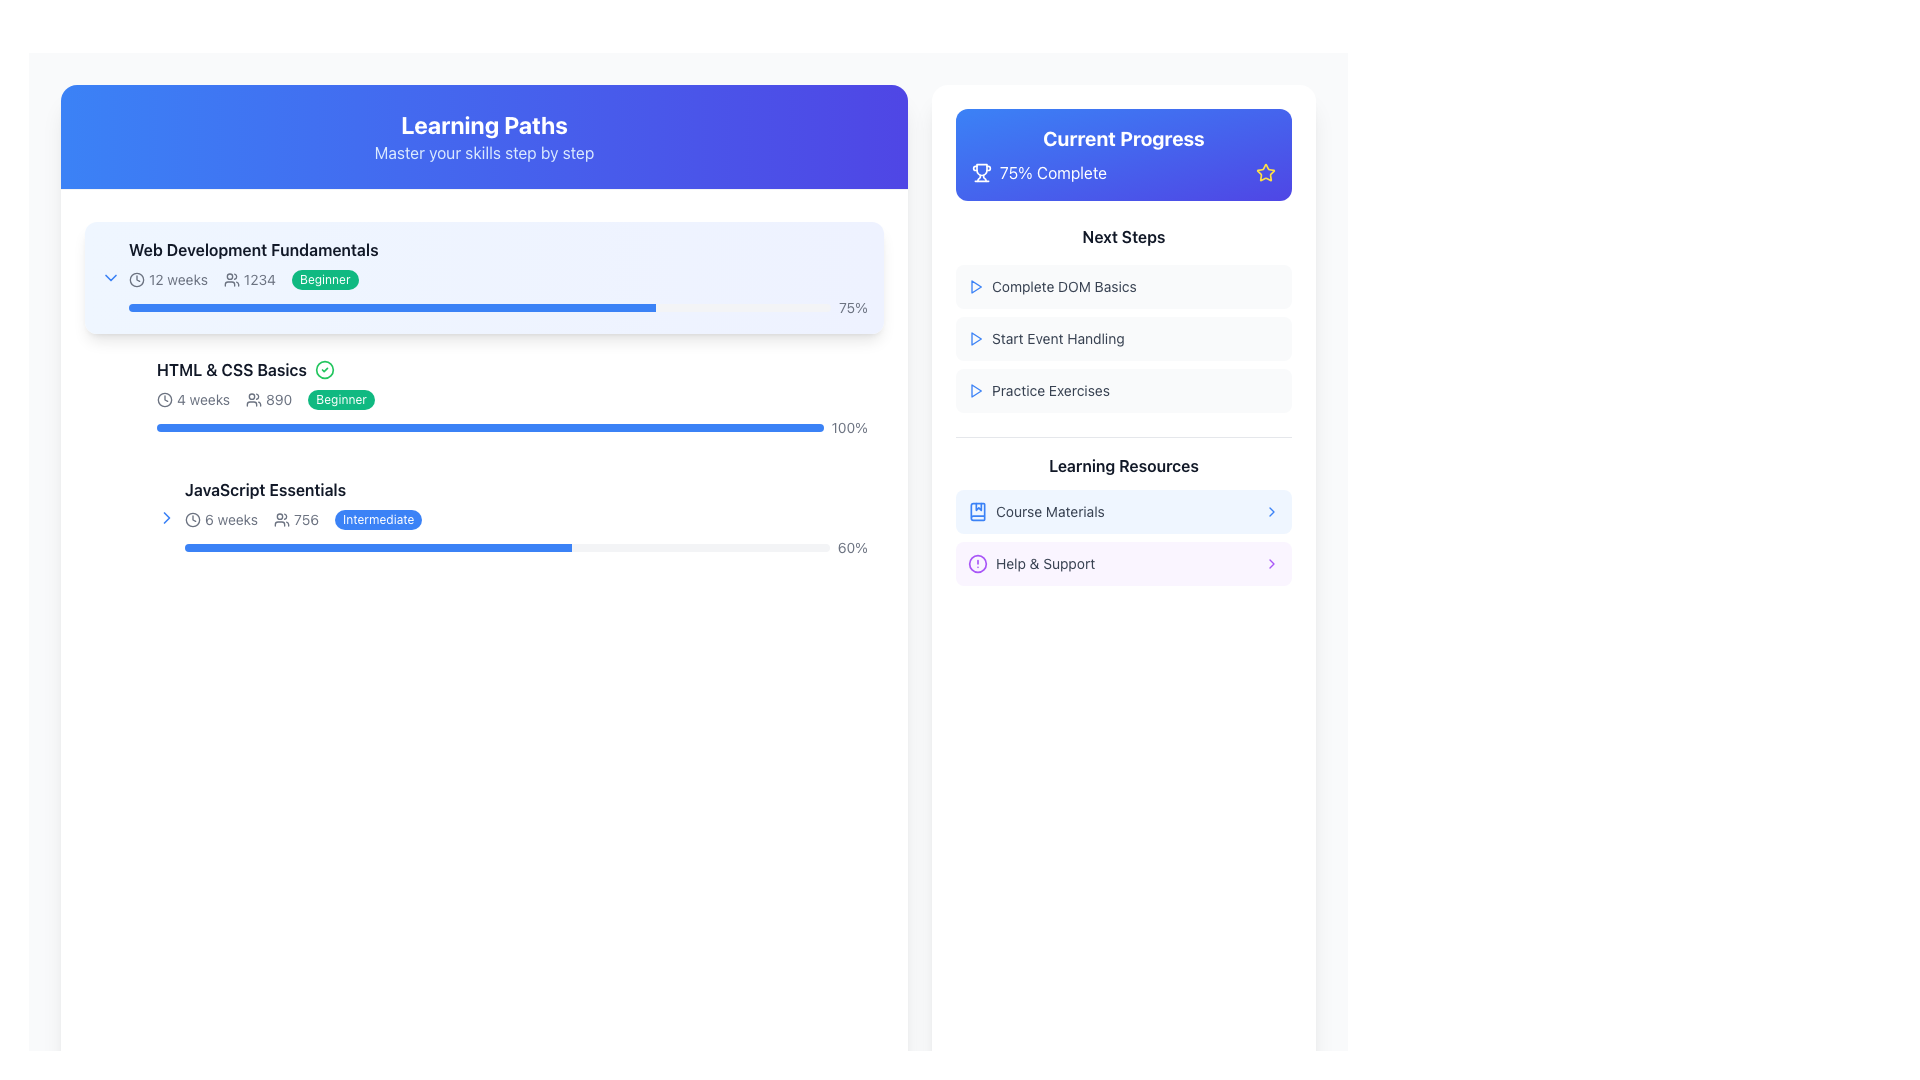 The width and height of the screenshot is (1920, 1080). Describe the element at coordinates (1039, 172) in the screenshot. I see `the static informational banner displaying the user's progress level, located on the right side of the interface under the 'Current Progress' section` at that location.